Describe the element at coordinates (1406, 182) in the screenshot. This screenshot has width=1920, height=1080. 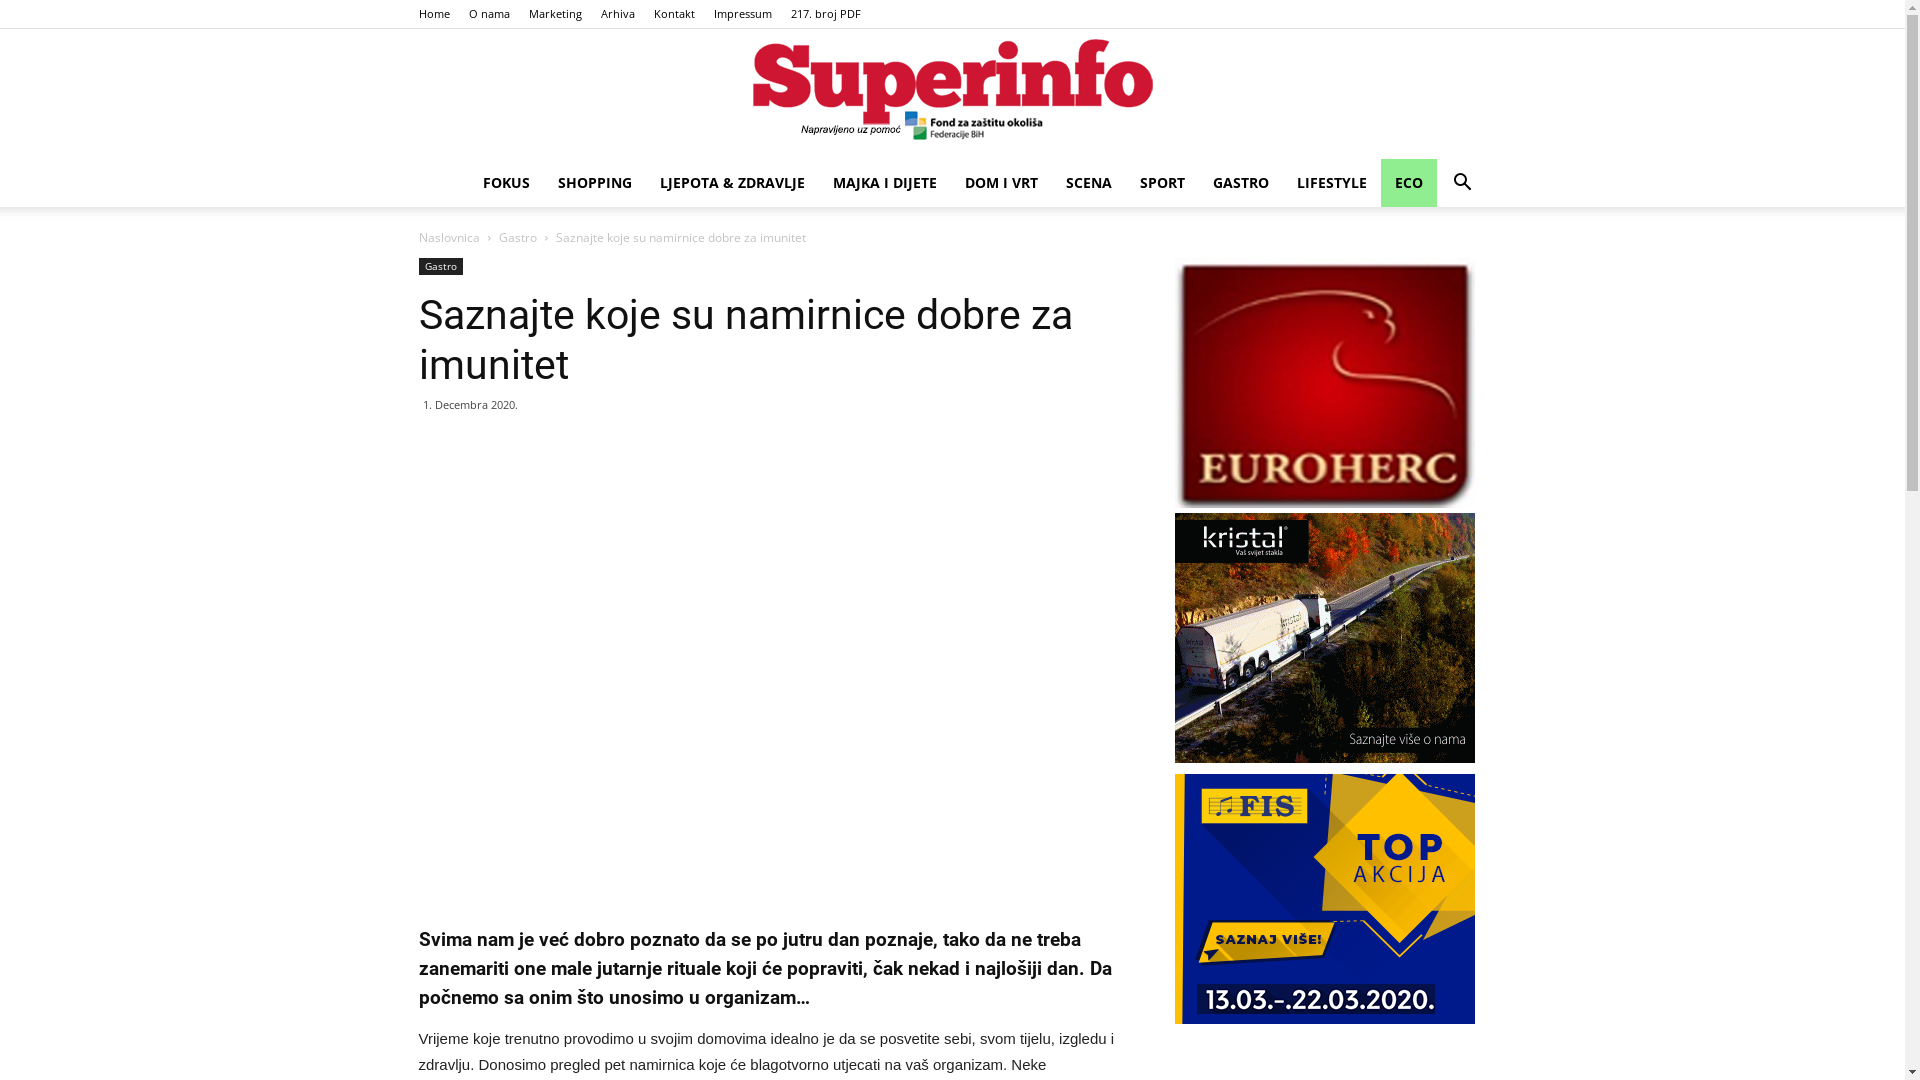
I see `'ECO'` at that location.